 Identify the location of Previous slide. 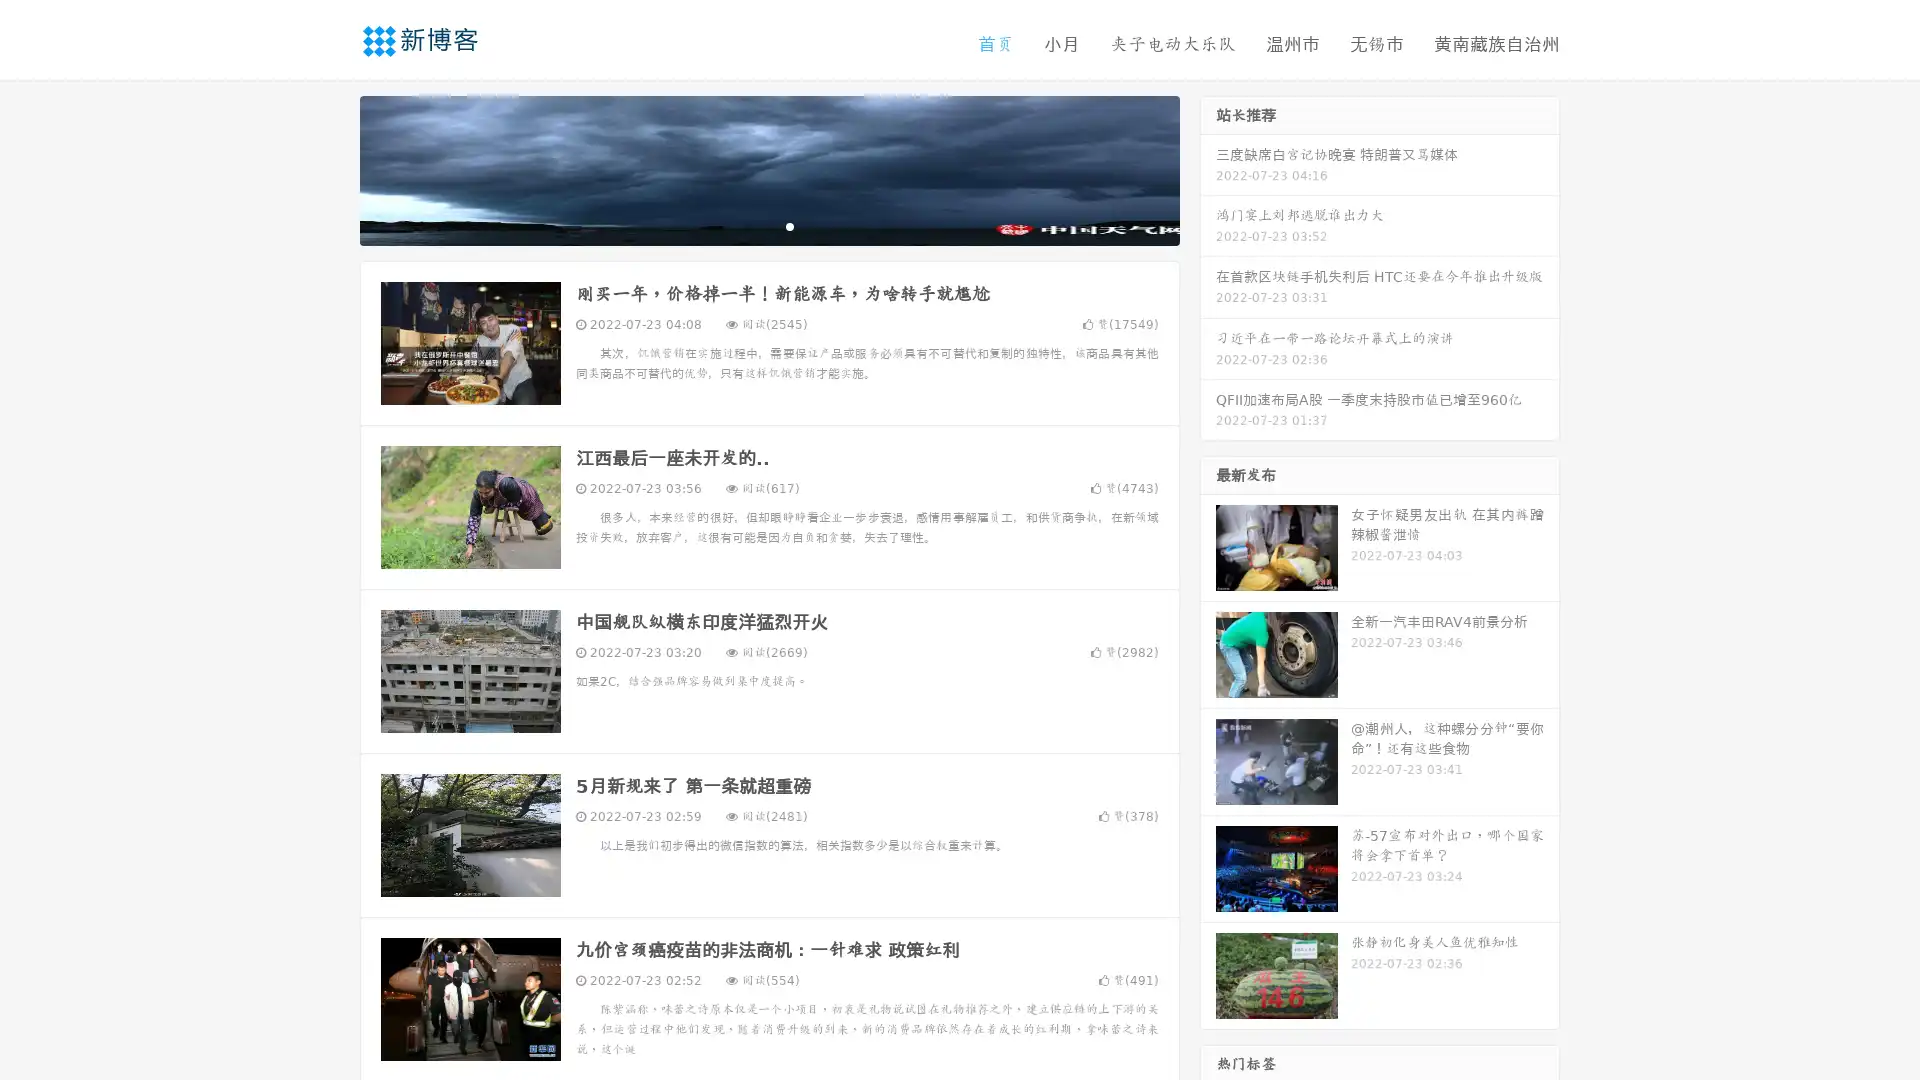
(330, 168).